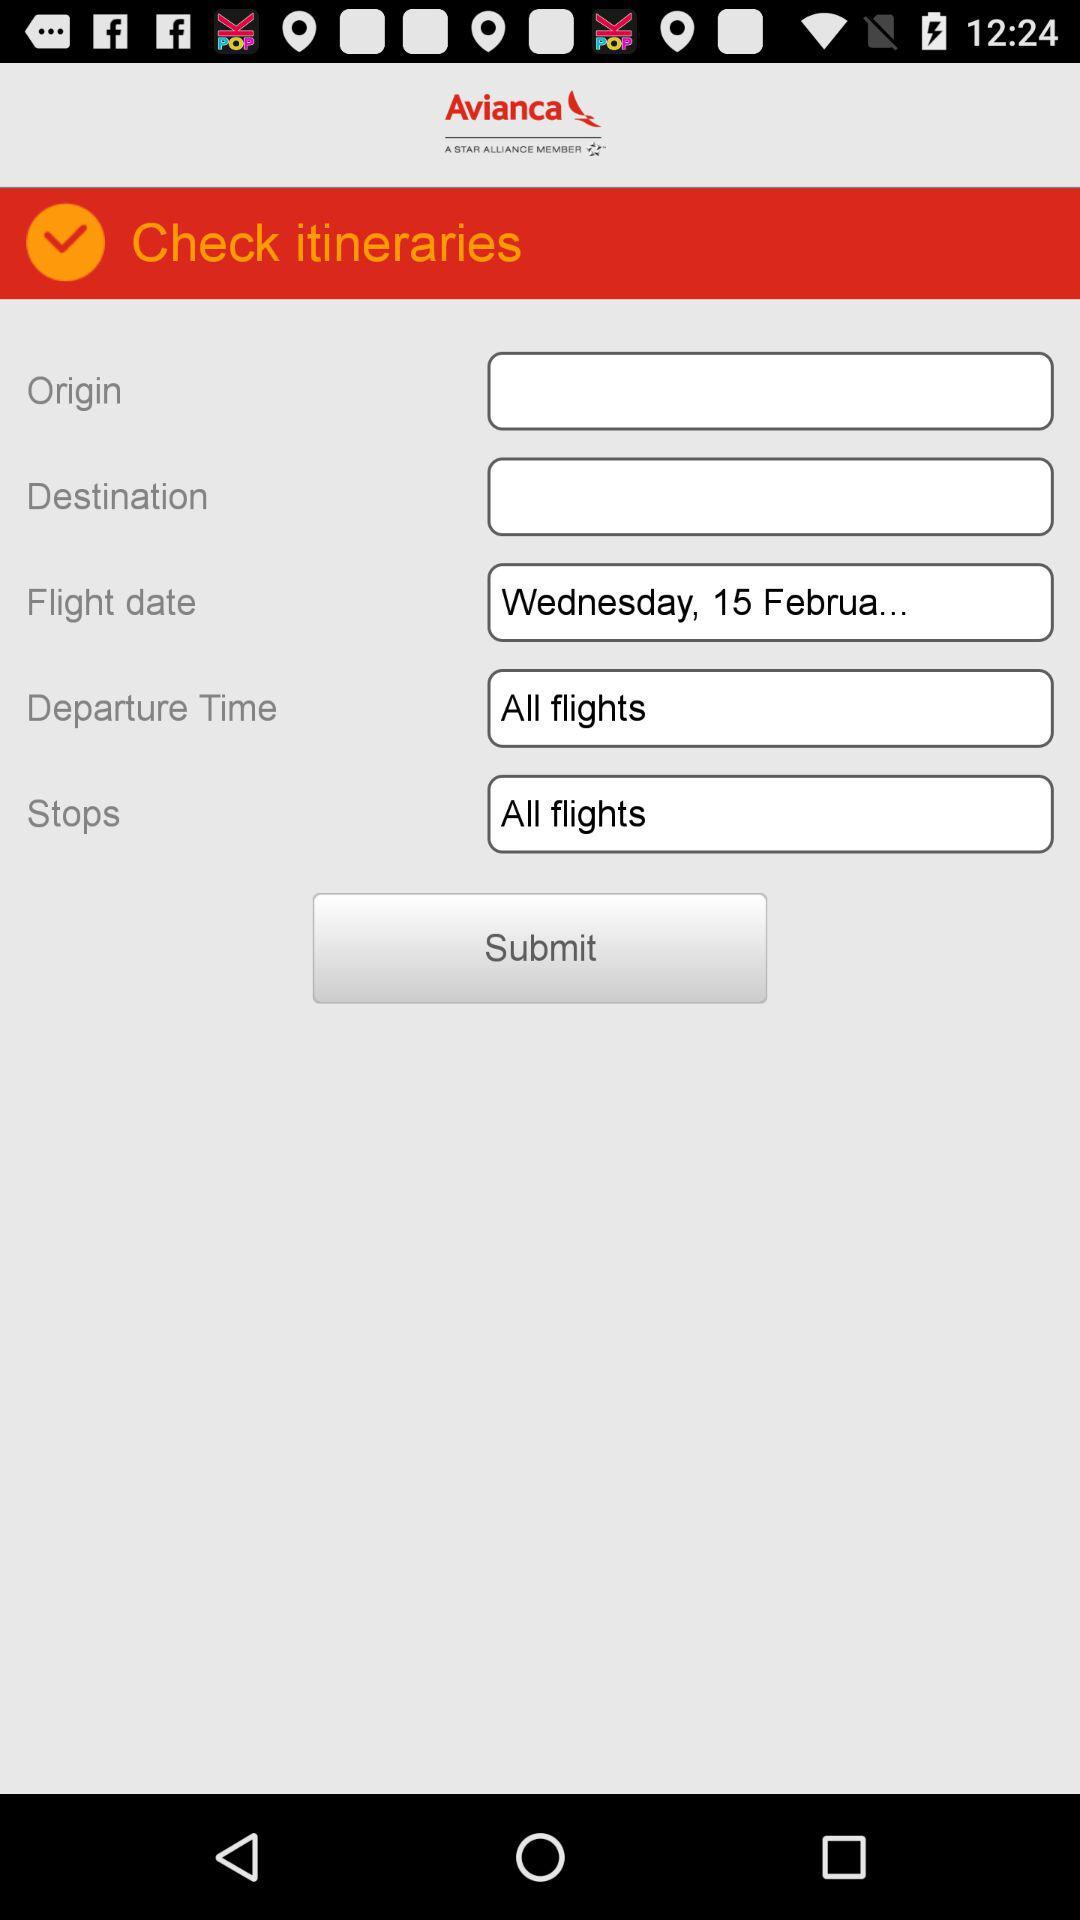  Describe the element at coordinates (769, 391) in the screenshot. I see `the item to the right of the origin icon` at that location.